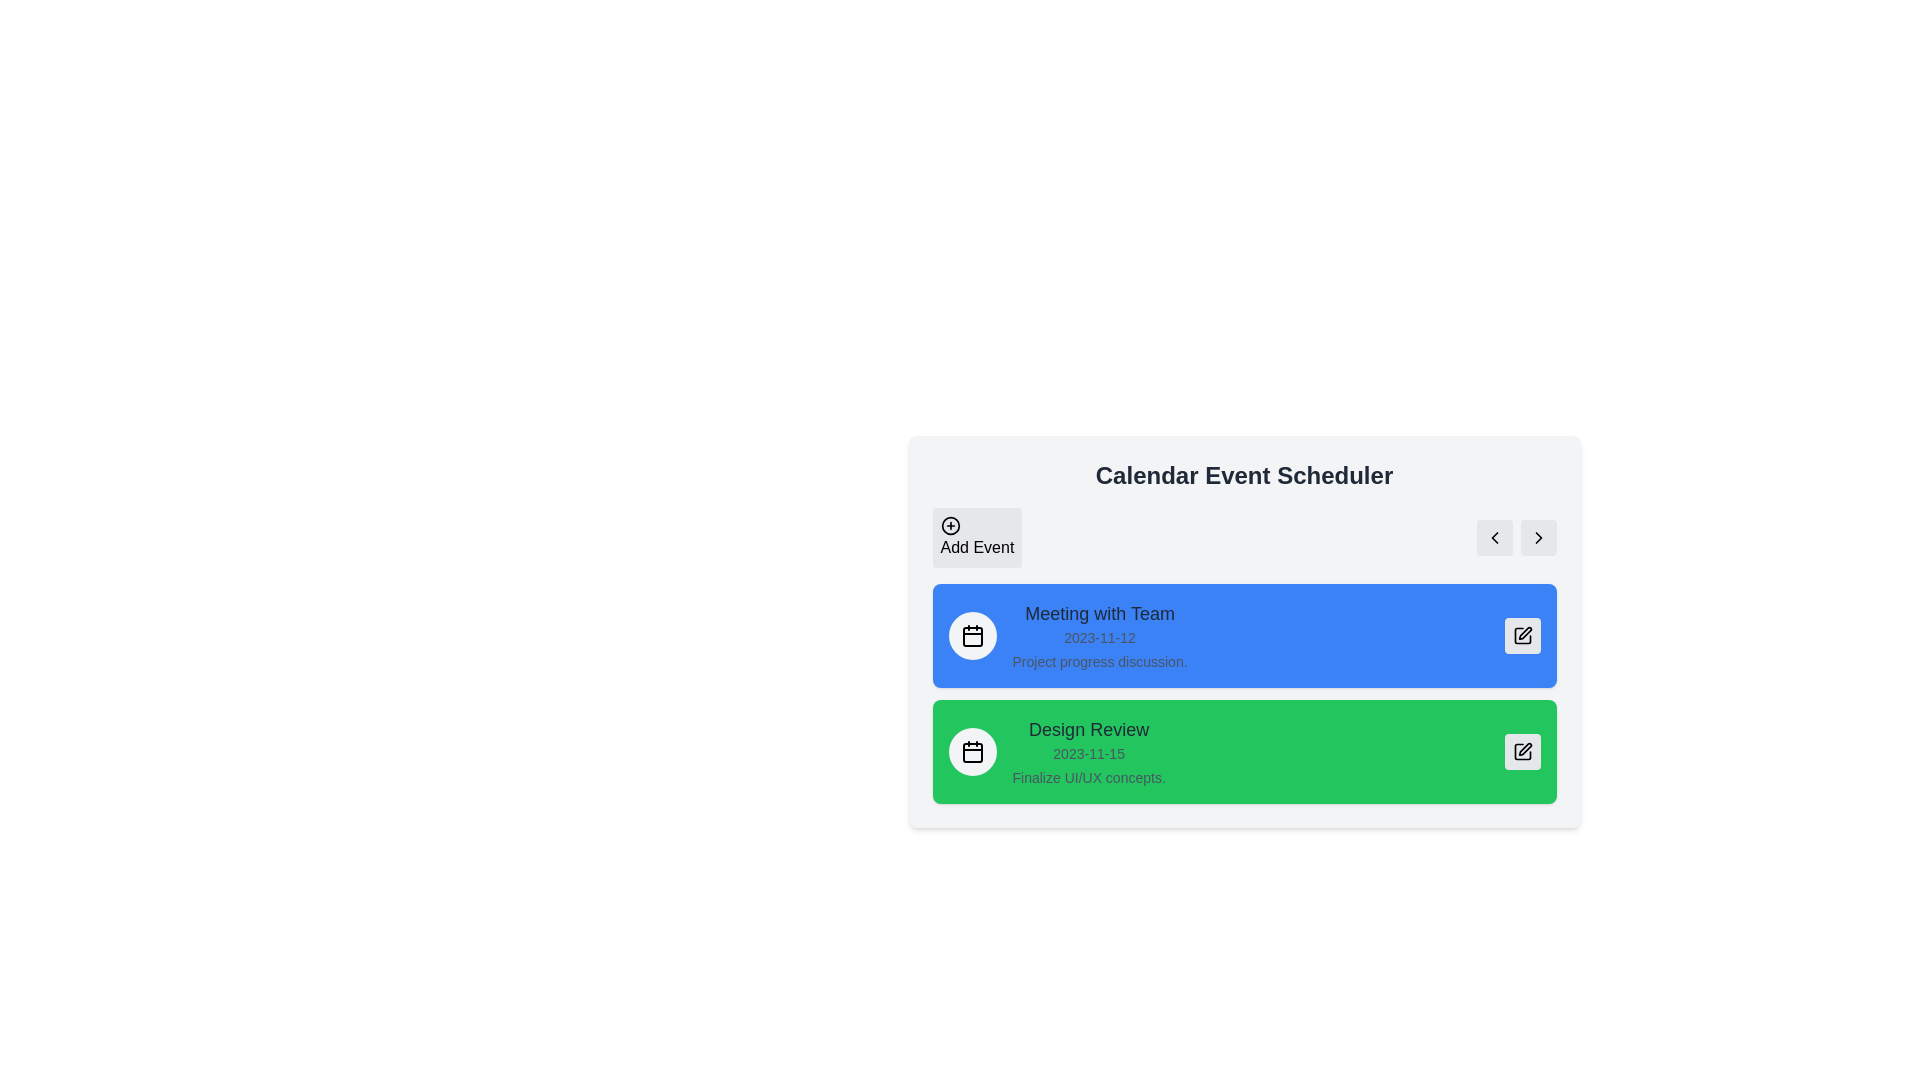  Describe the element at coordinates (1098, 662) in the screenshot. I see `the text label displaying 'Project progress discussion.' located at the bottom of the event box titled 'Meeting with Team'` at that location.